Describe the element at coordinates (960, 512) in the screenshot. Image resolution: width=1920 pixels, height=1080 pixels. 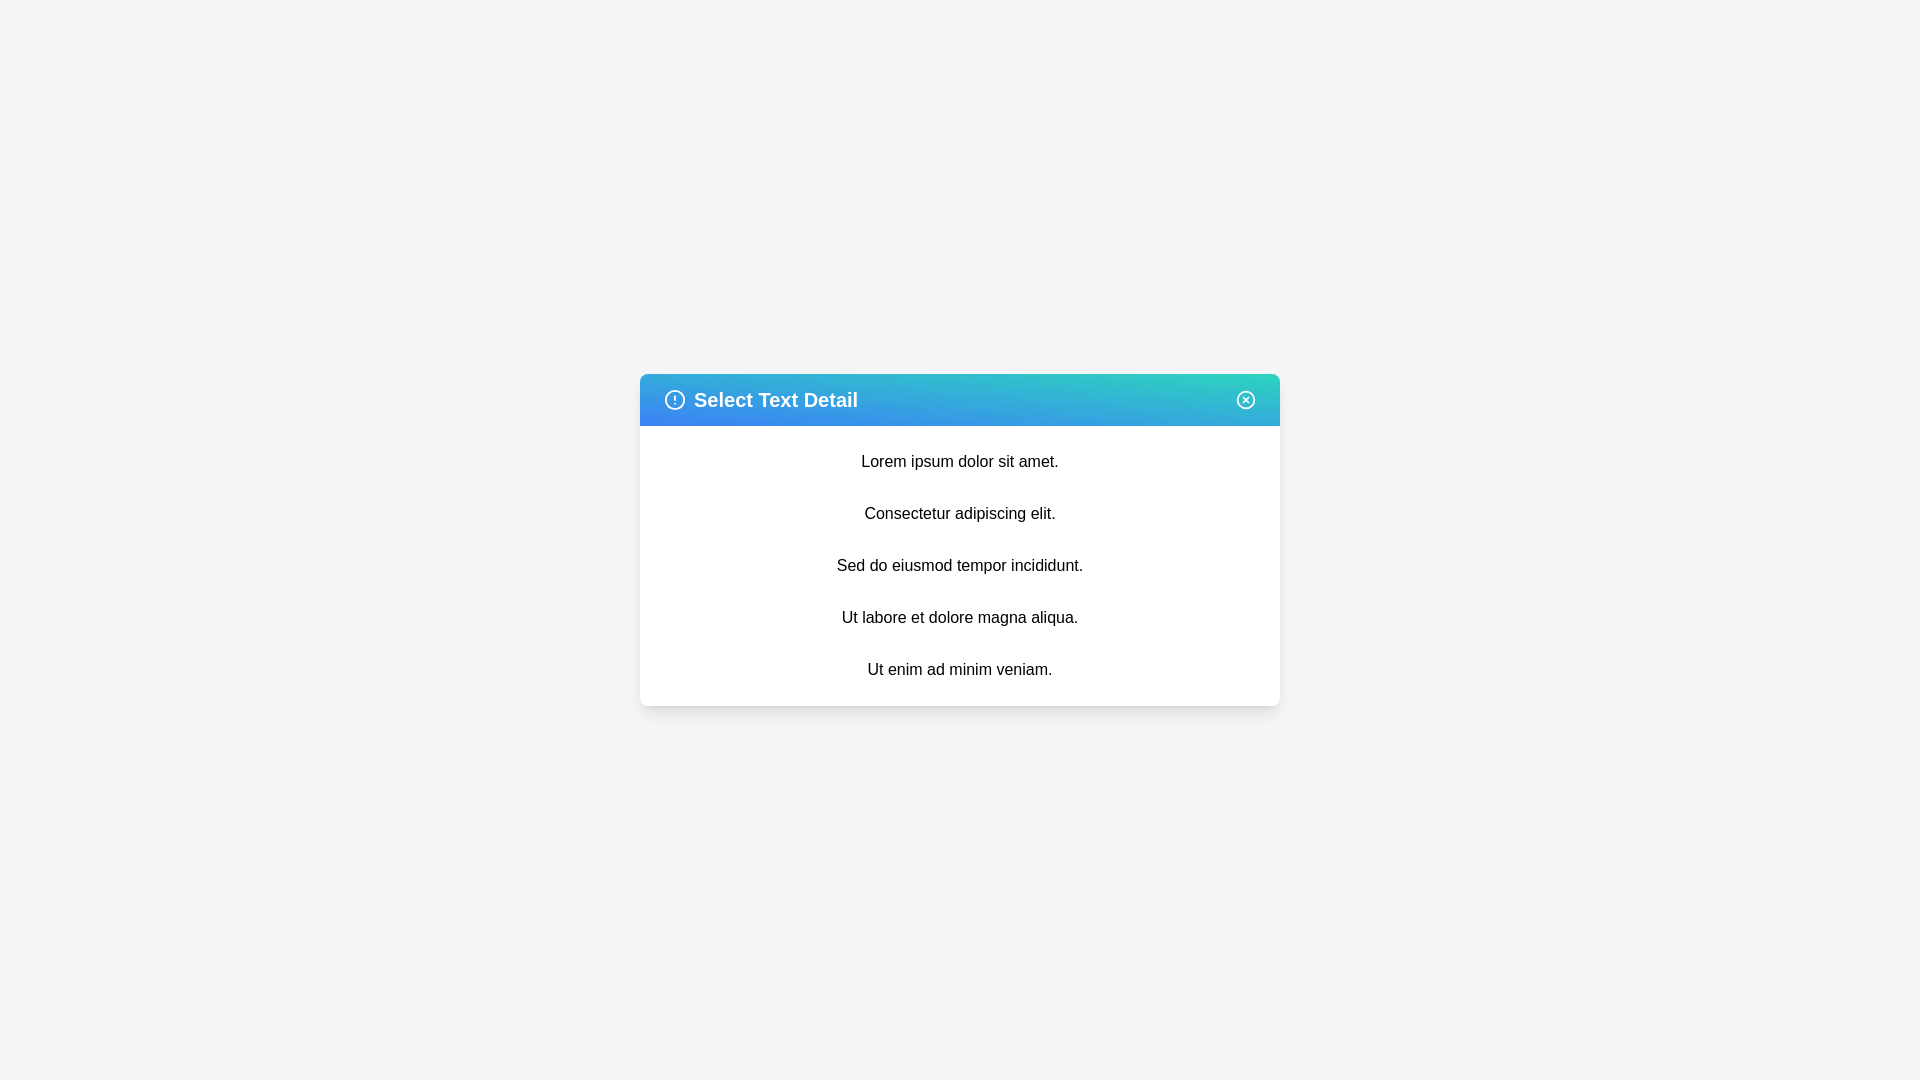
I see `the text item 'Consectetur adipiscing elit.'` at that location.